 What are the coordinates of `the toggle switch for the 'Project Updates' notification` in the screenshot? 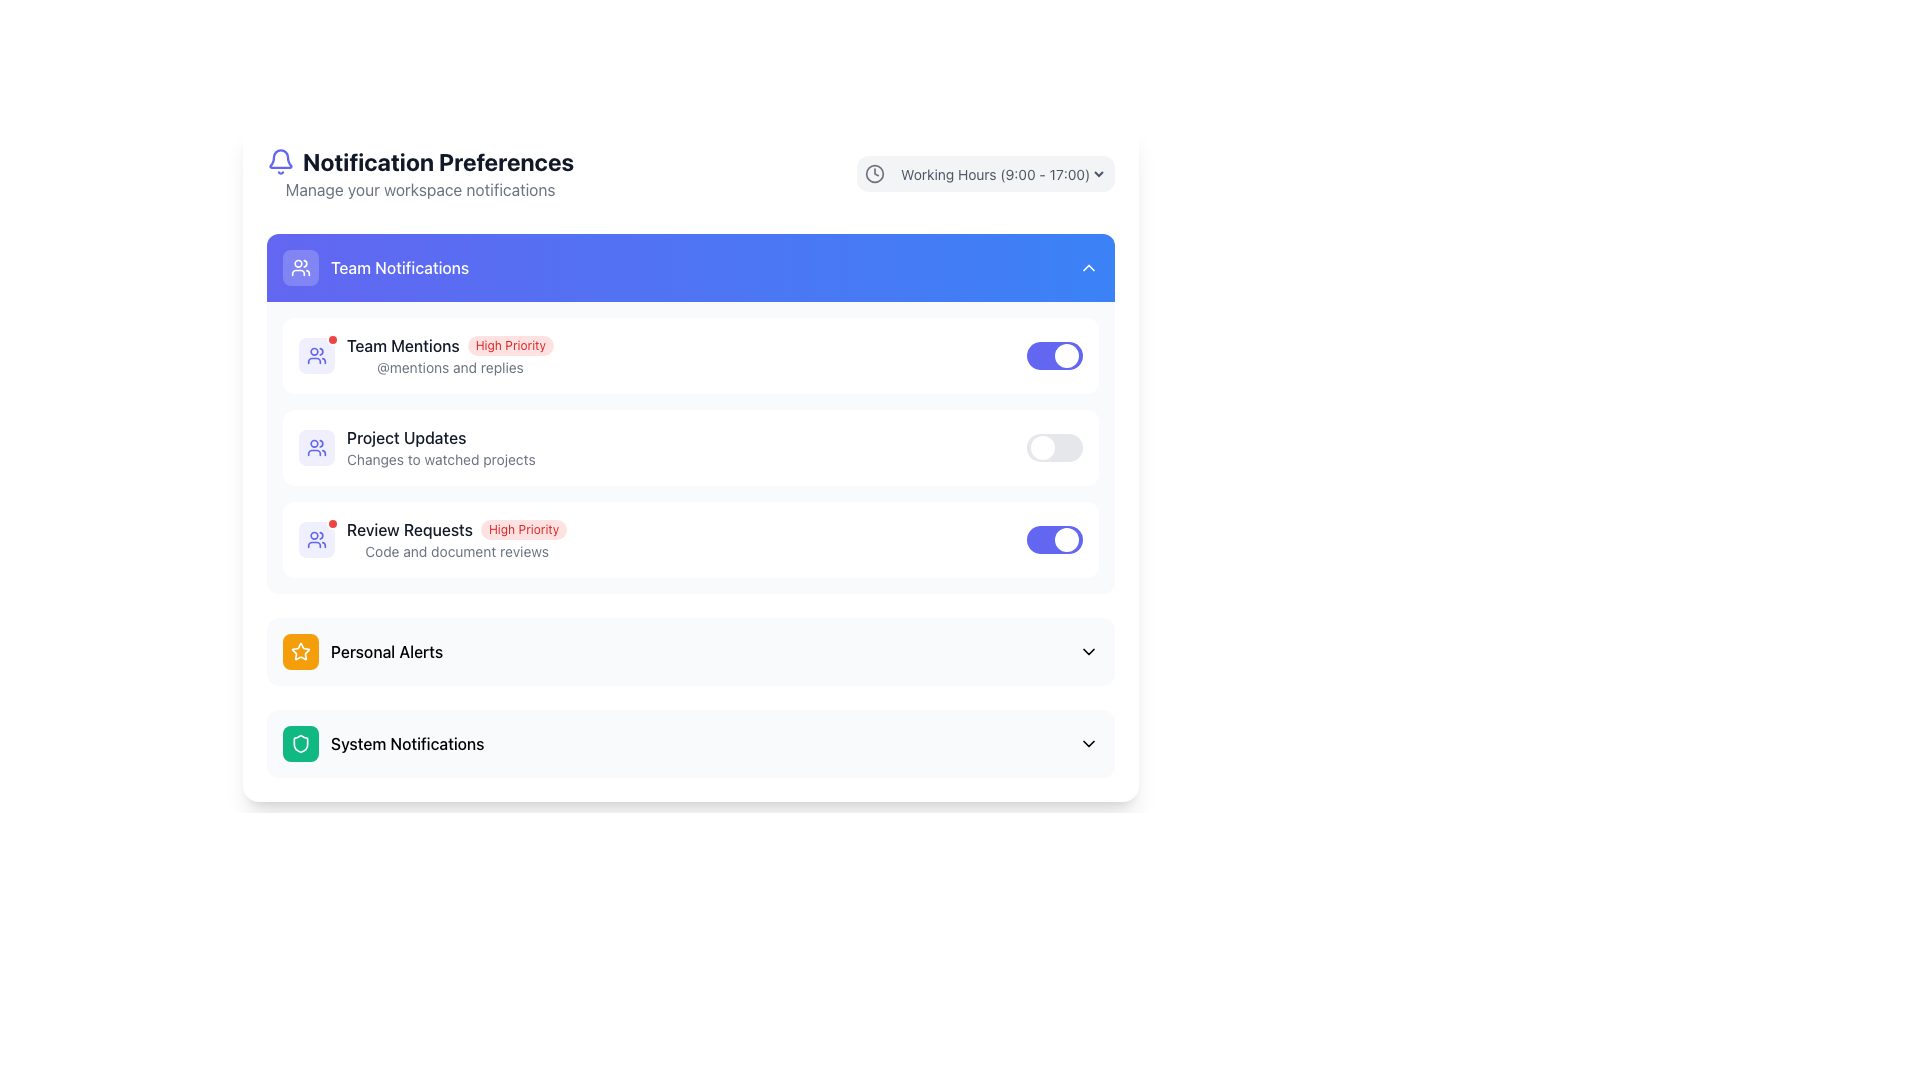 It's located at (691, 446).